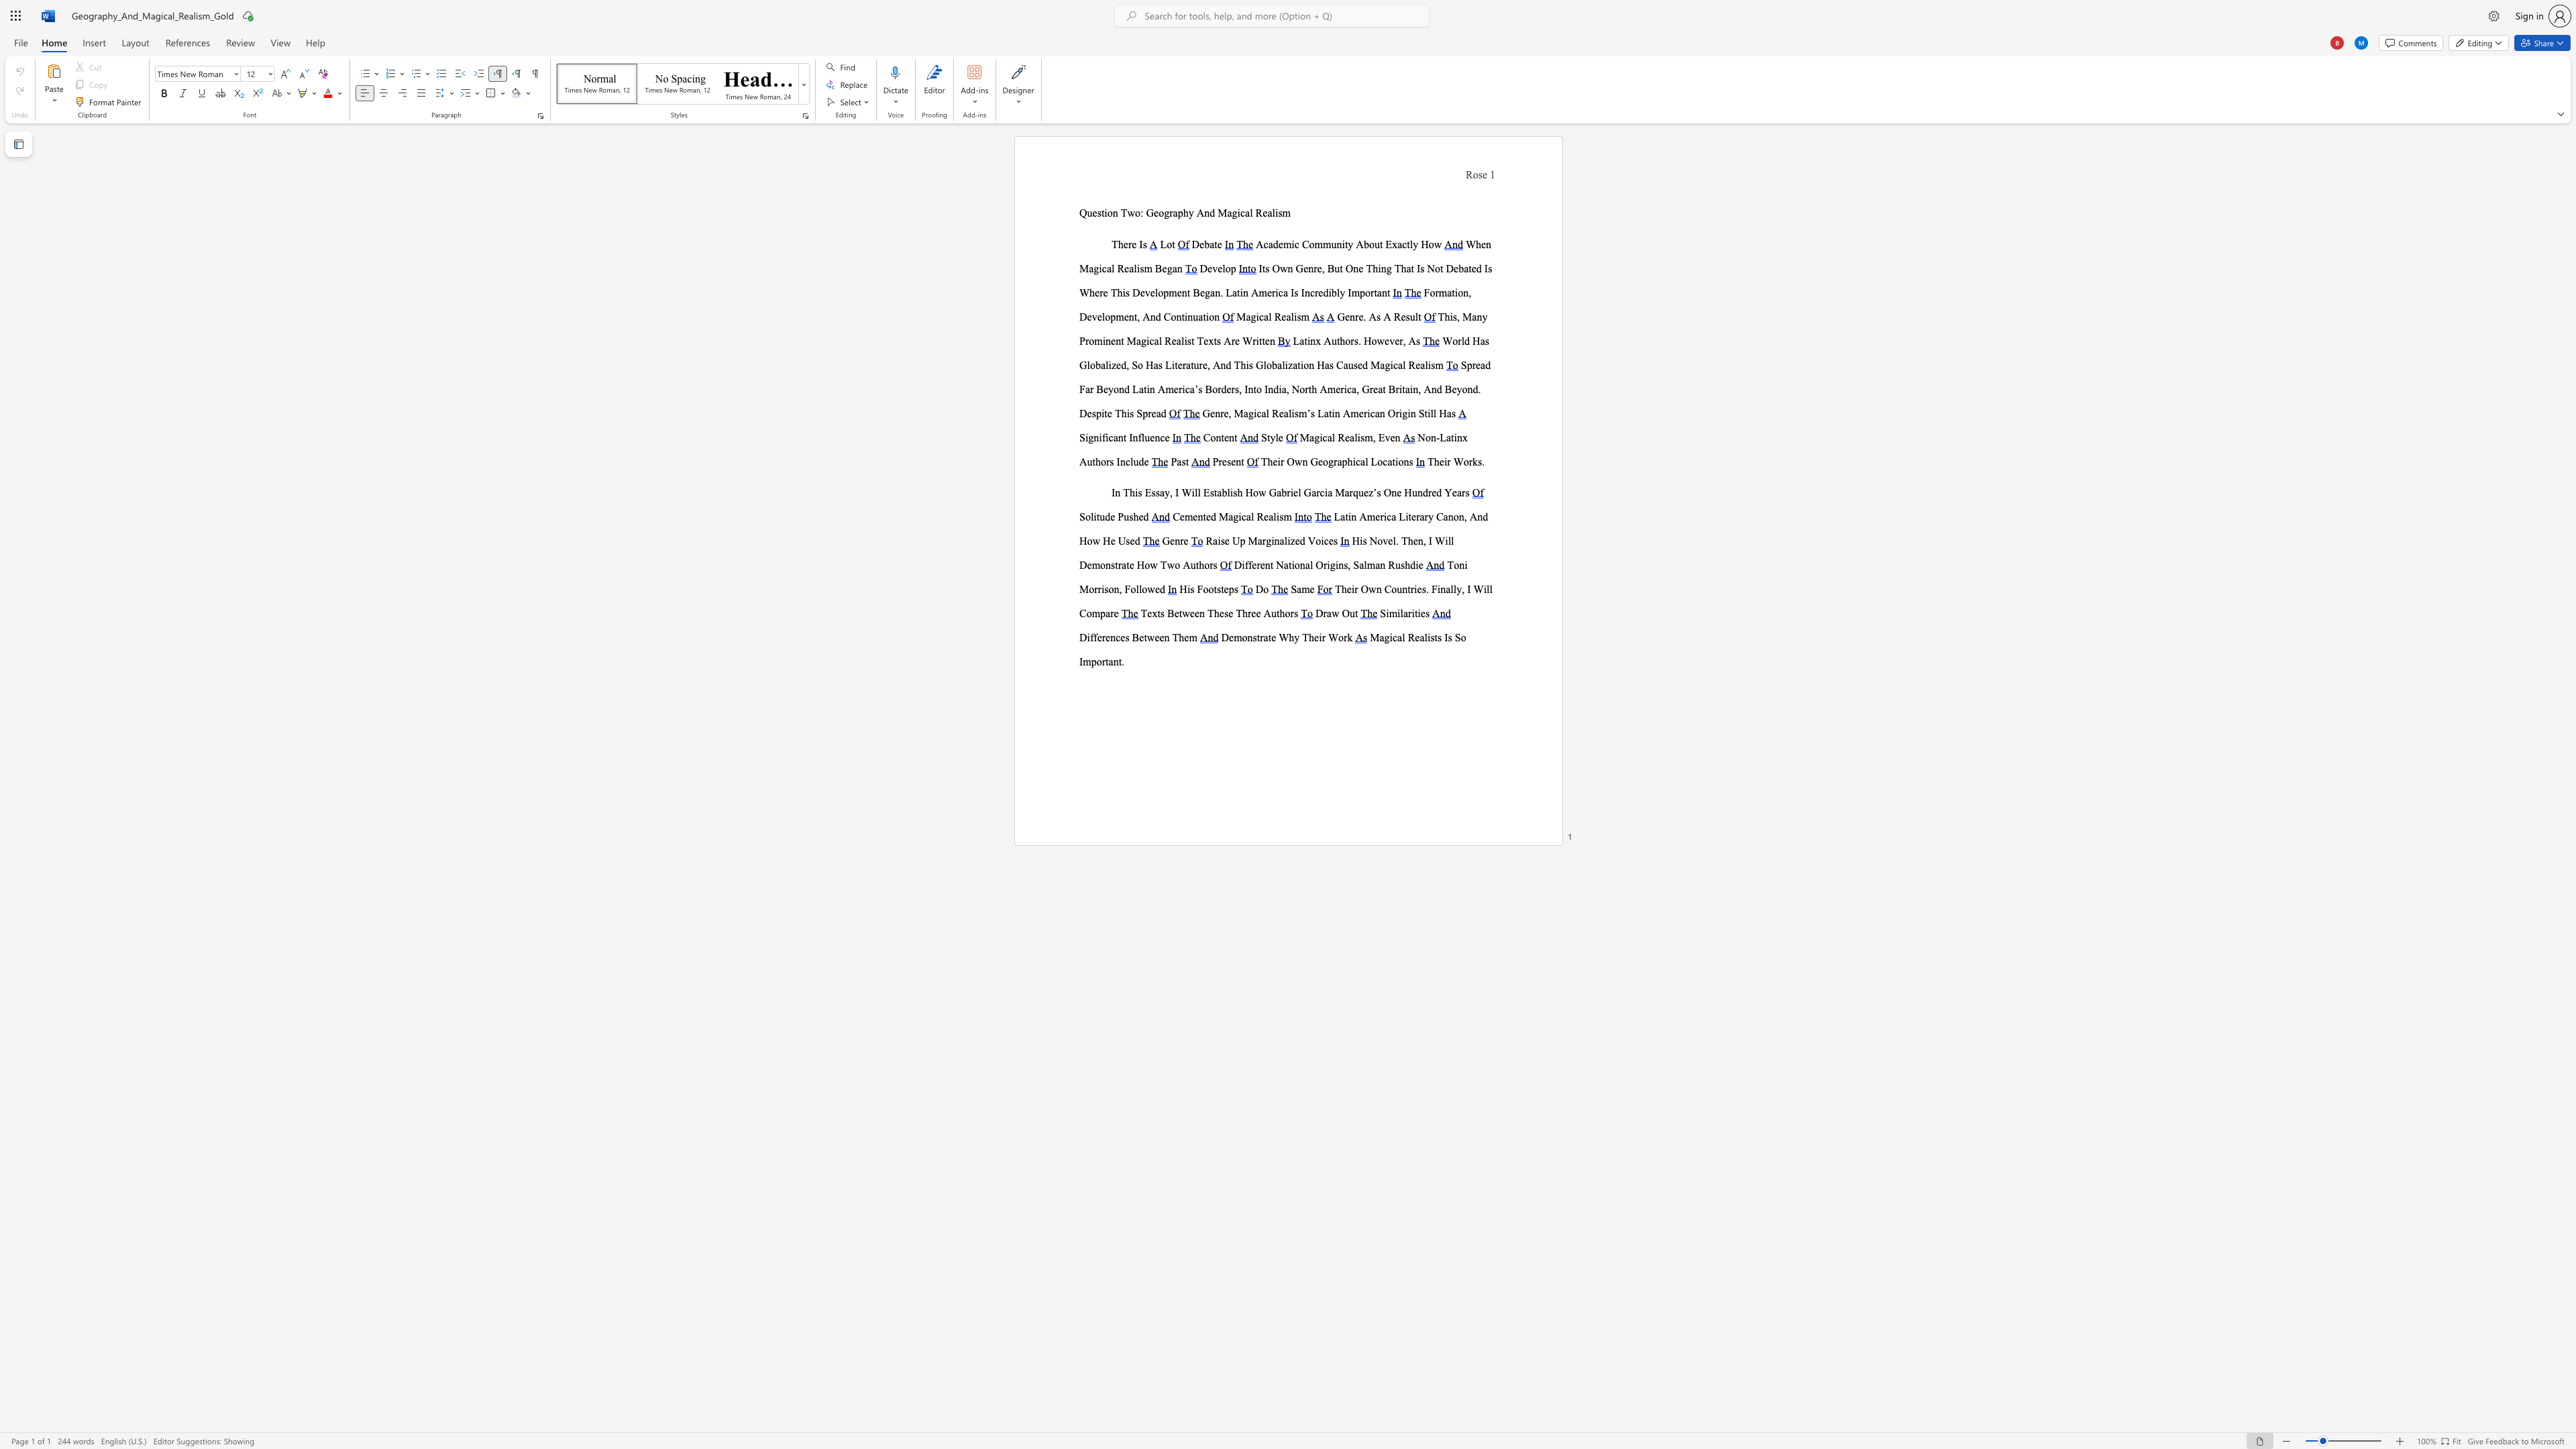 This screenshot has height=1449, width=2576. I want to click on the subset text "ces Betwe" within the text "nces Between Them", so click(1115, 636).